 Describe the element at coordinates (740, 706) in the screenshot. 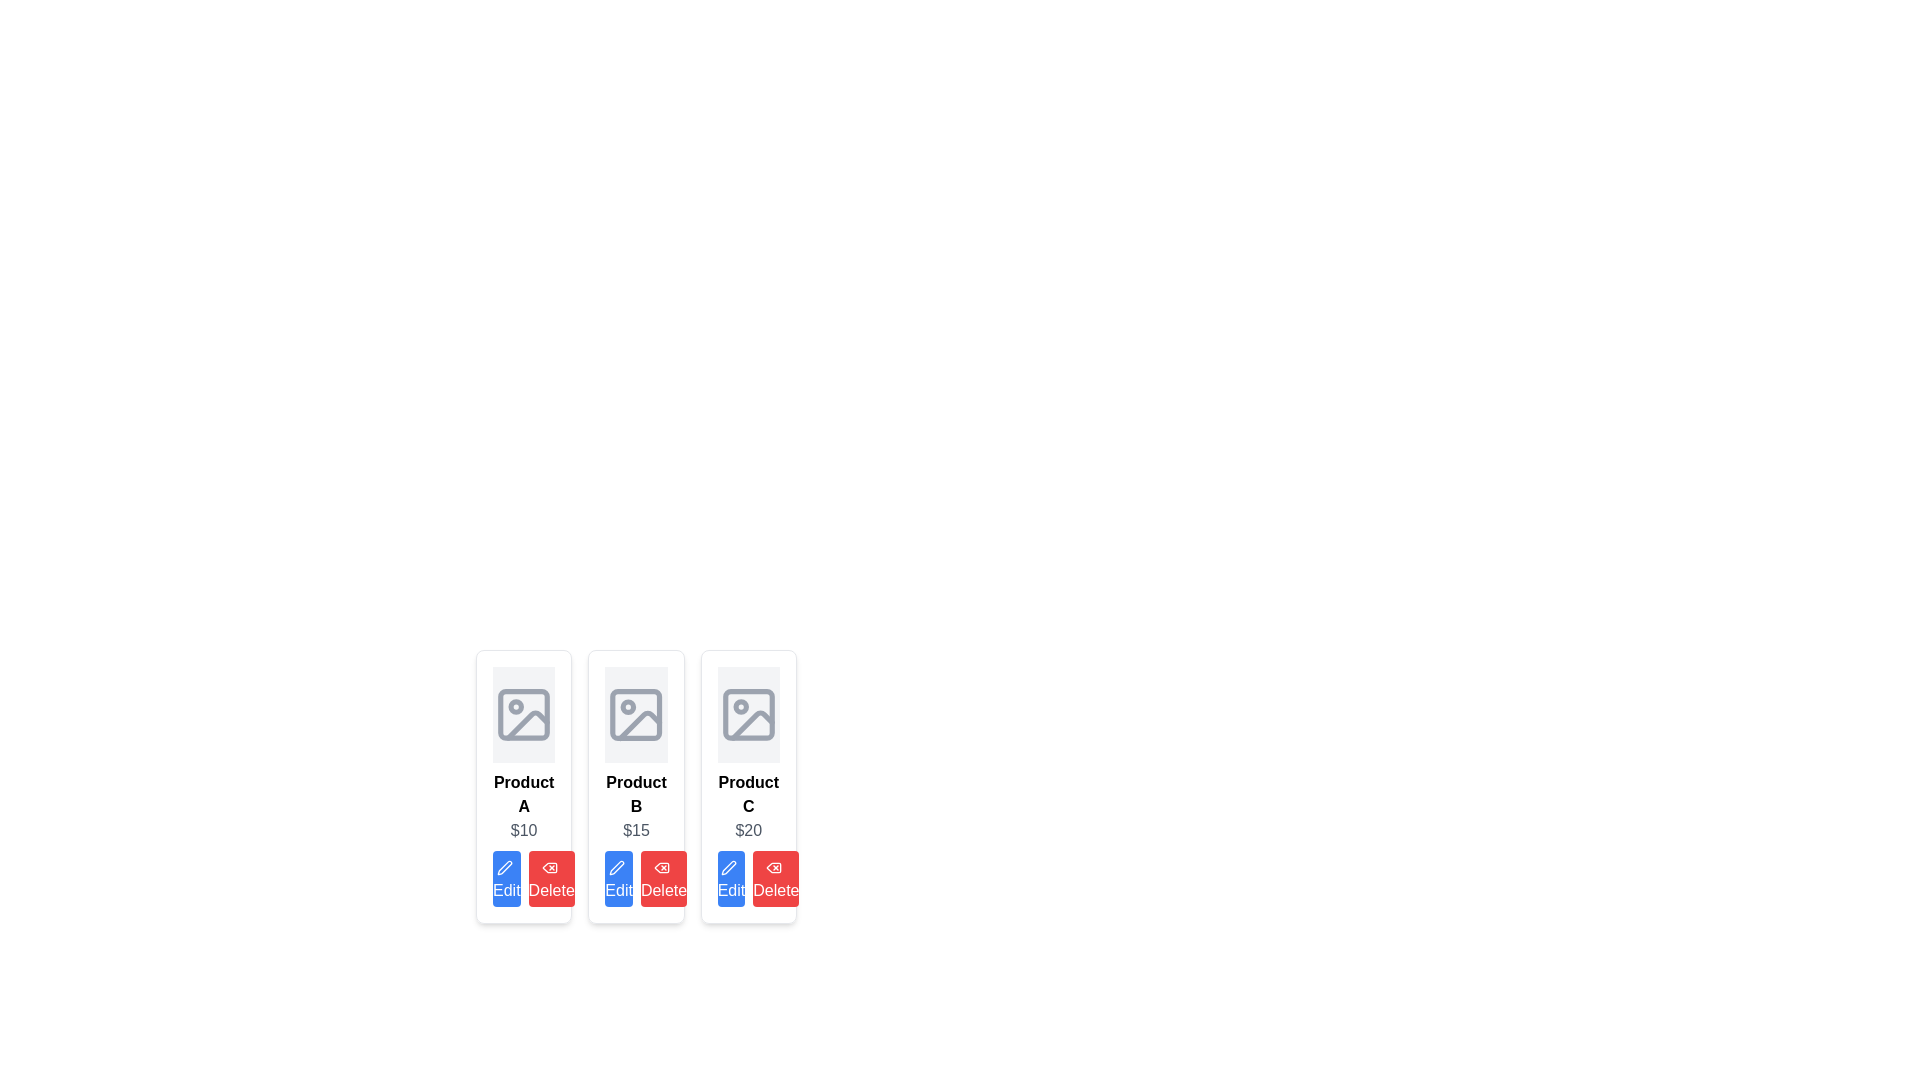

I see `the small circle icon within the product card labeled 'Product C', located in the upper-right corner of the product image display area` at that location.